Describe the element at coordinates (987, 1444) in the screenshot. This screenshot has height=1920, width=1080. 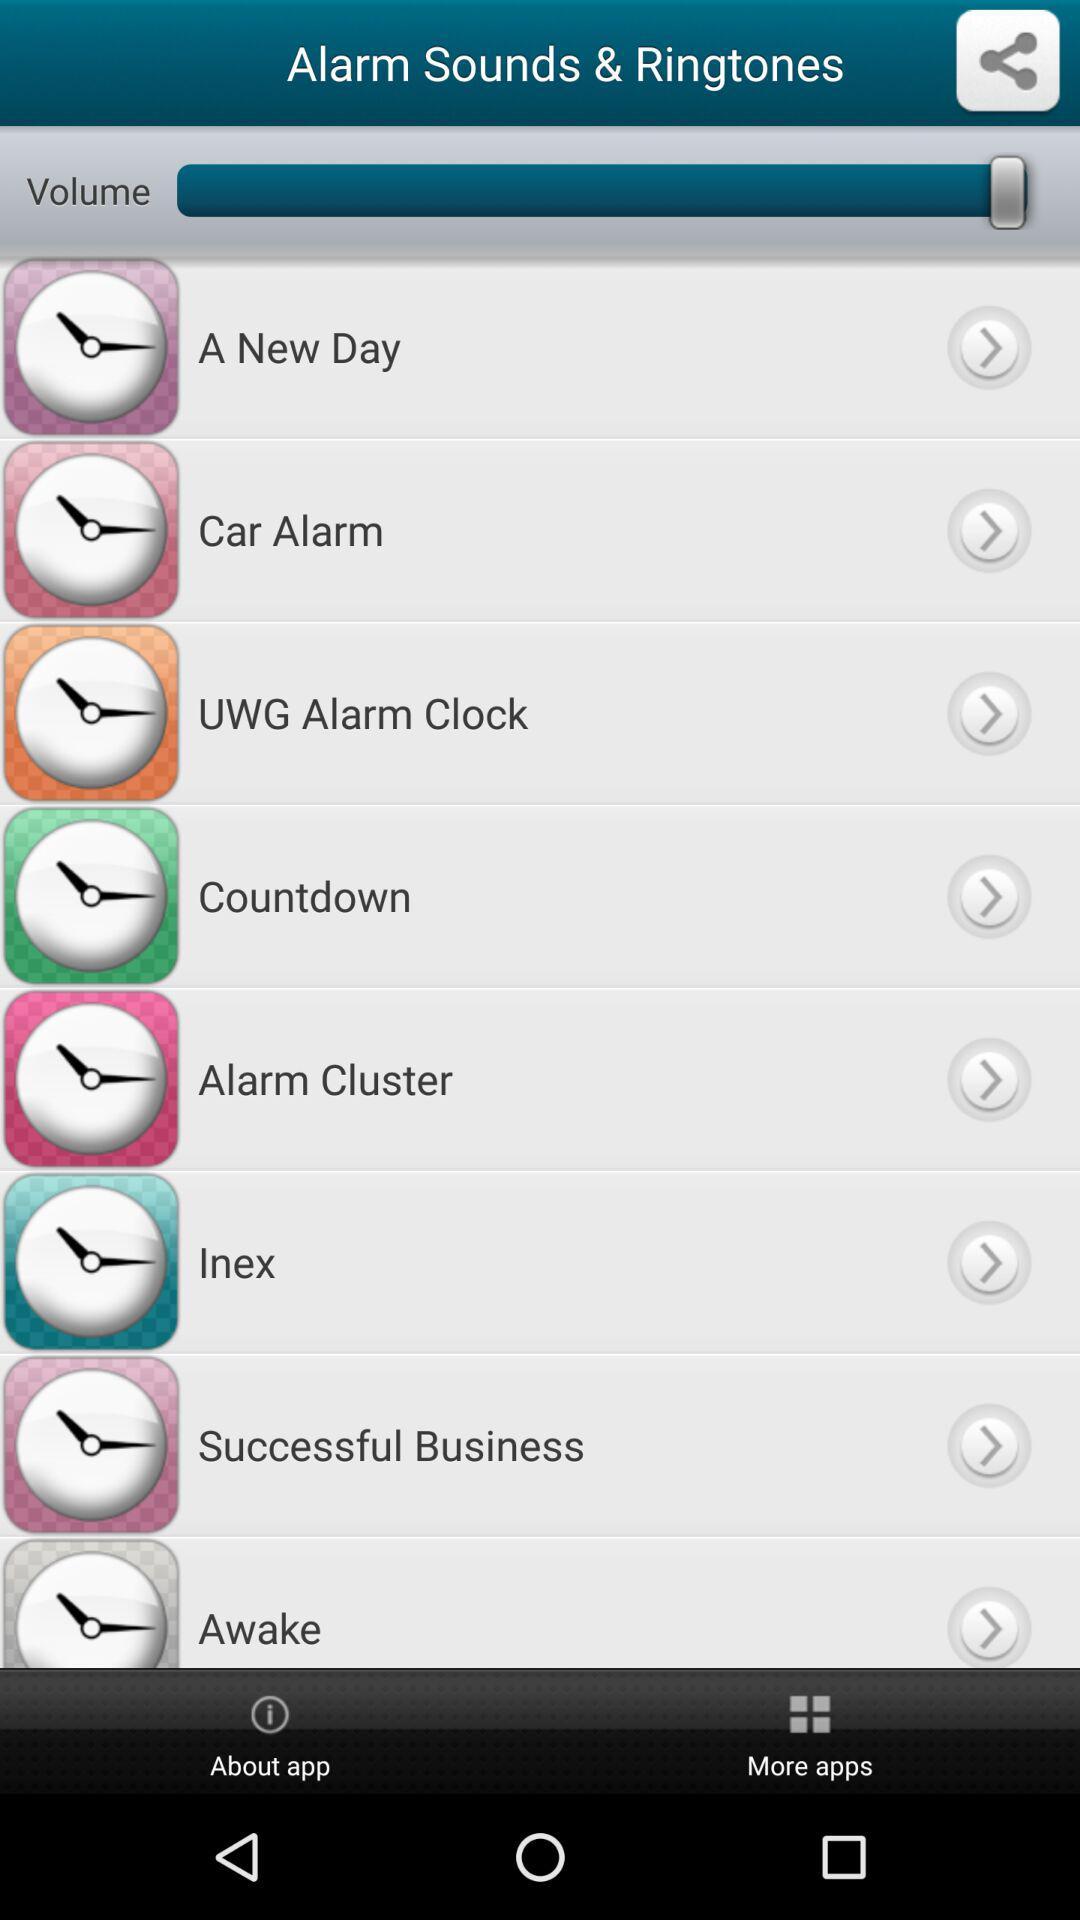
I see `sound` at that location.